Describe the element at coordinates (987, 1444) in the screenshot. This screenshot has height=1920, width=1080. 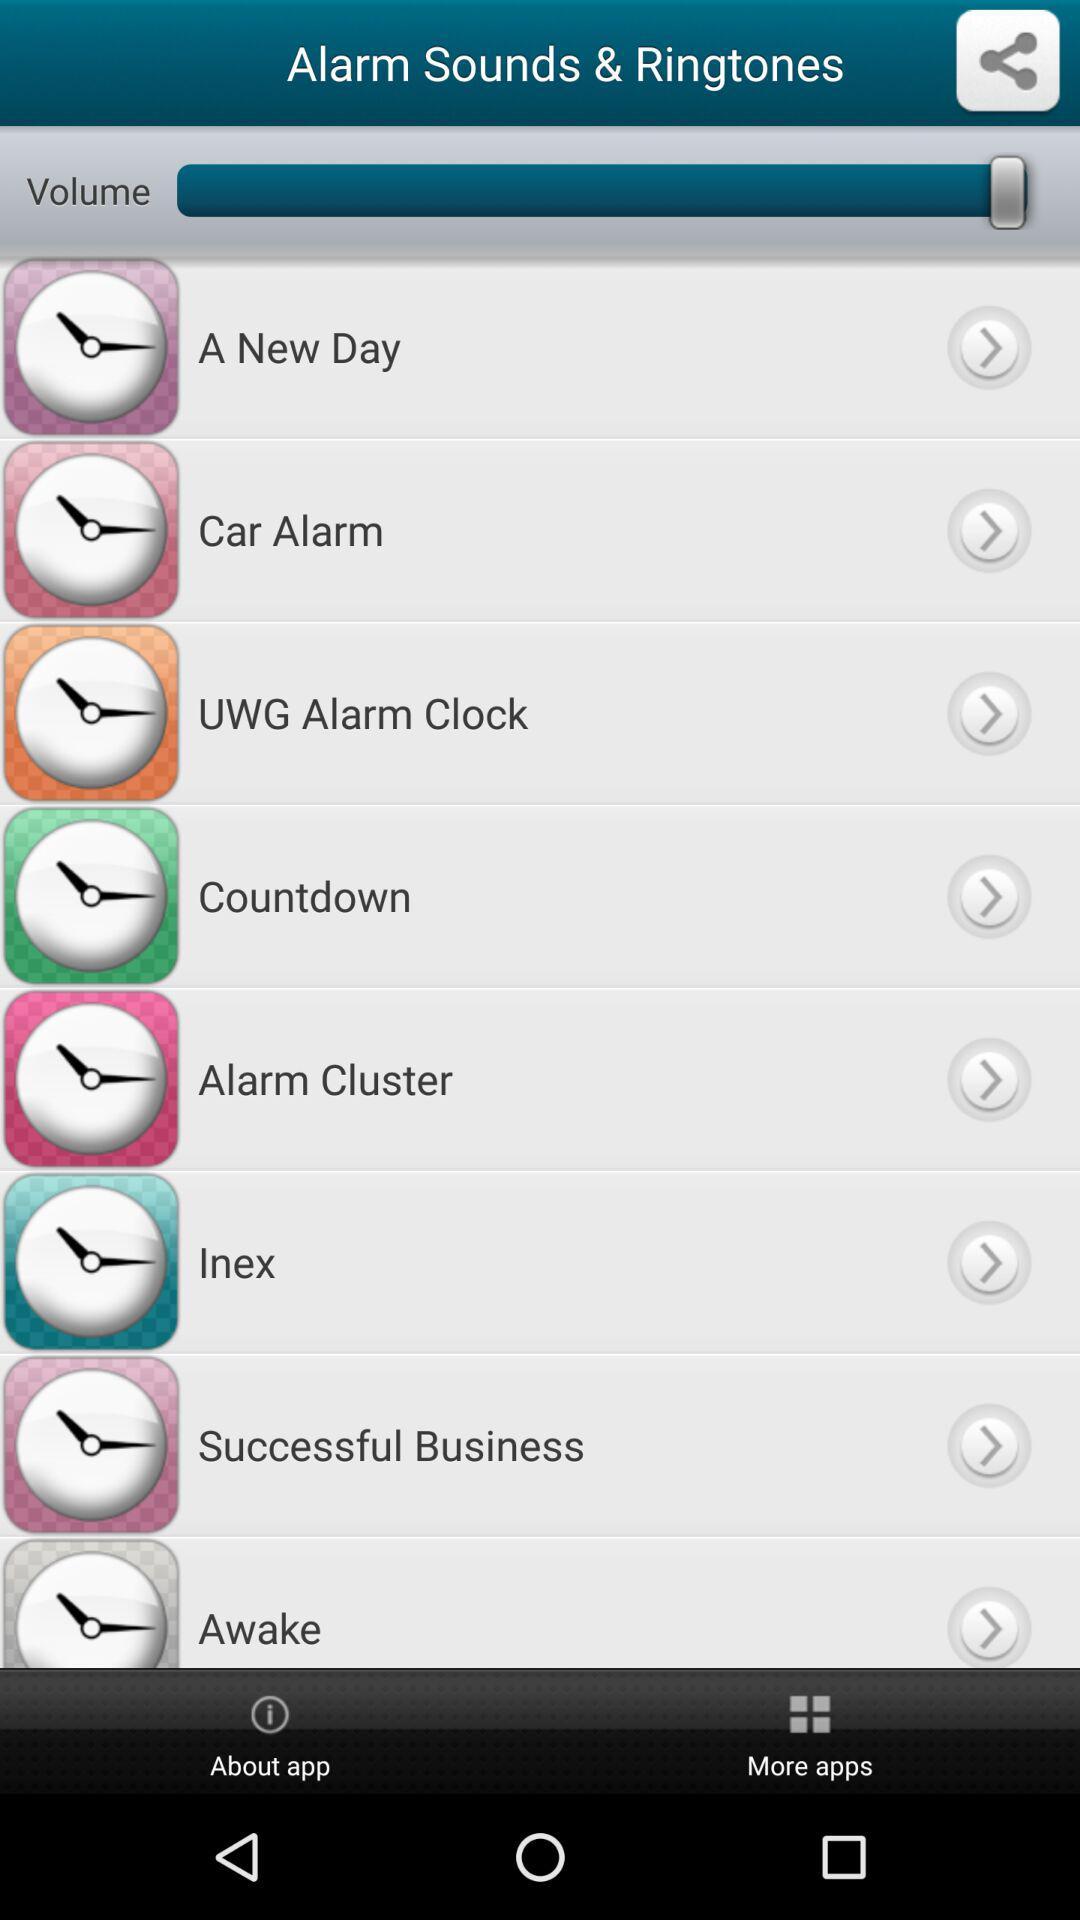
I see `sound` at that location.